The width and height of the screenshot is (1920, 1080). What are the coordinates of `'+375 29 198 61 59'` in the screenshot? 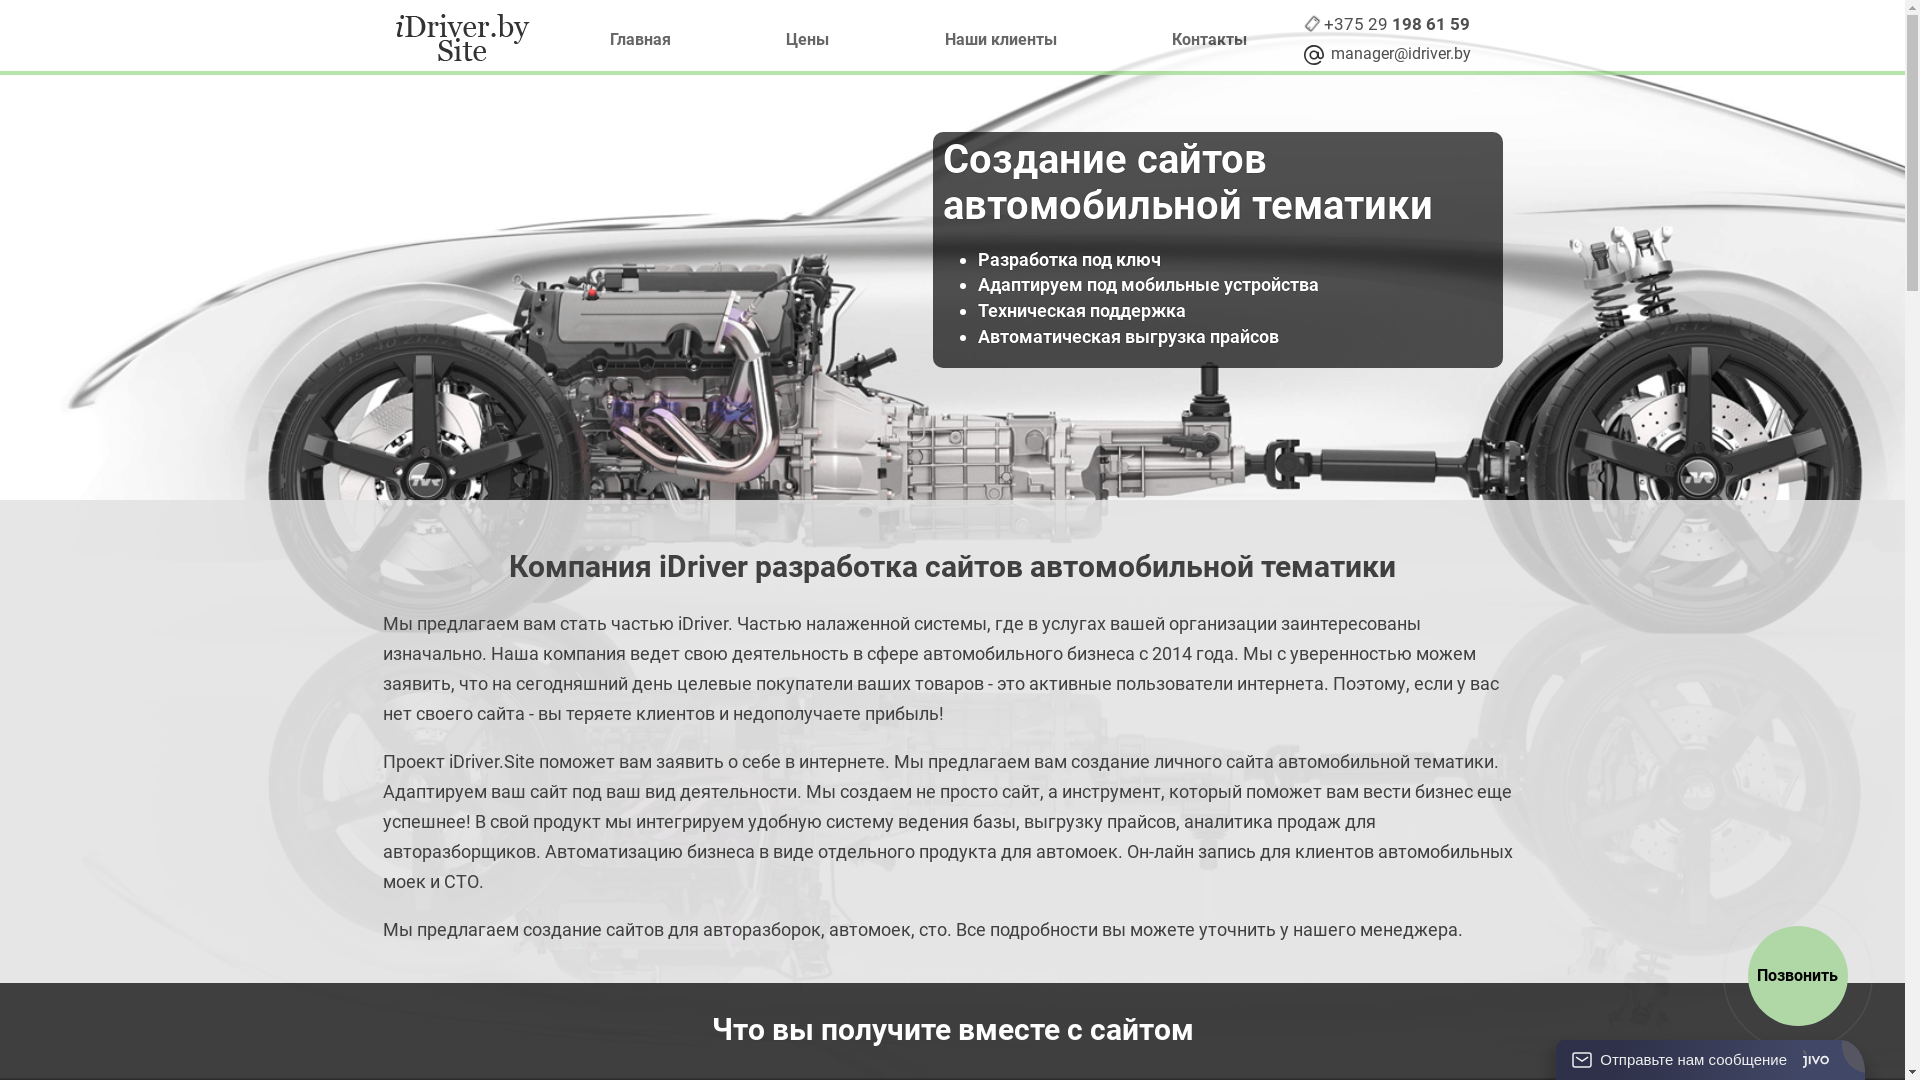 It's located at (1324, 24).